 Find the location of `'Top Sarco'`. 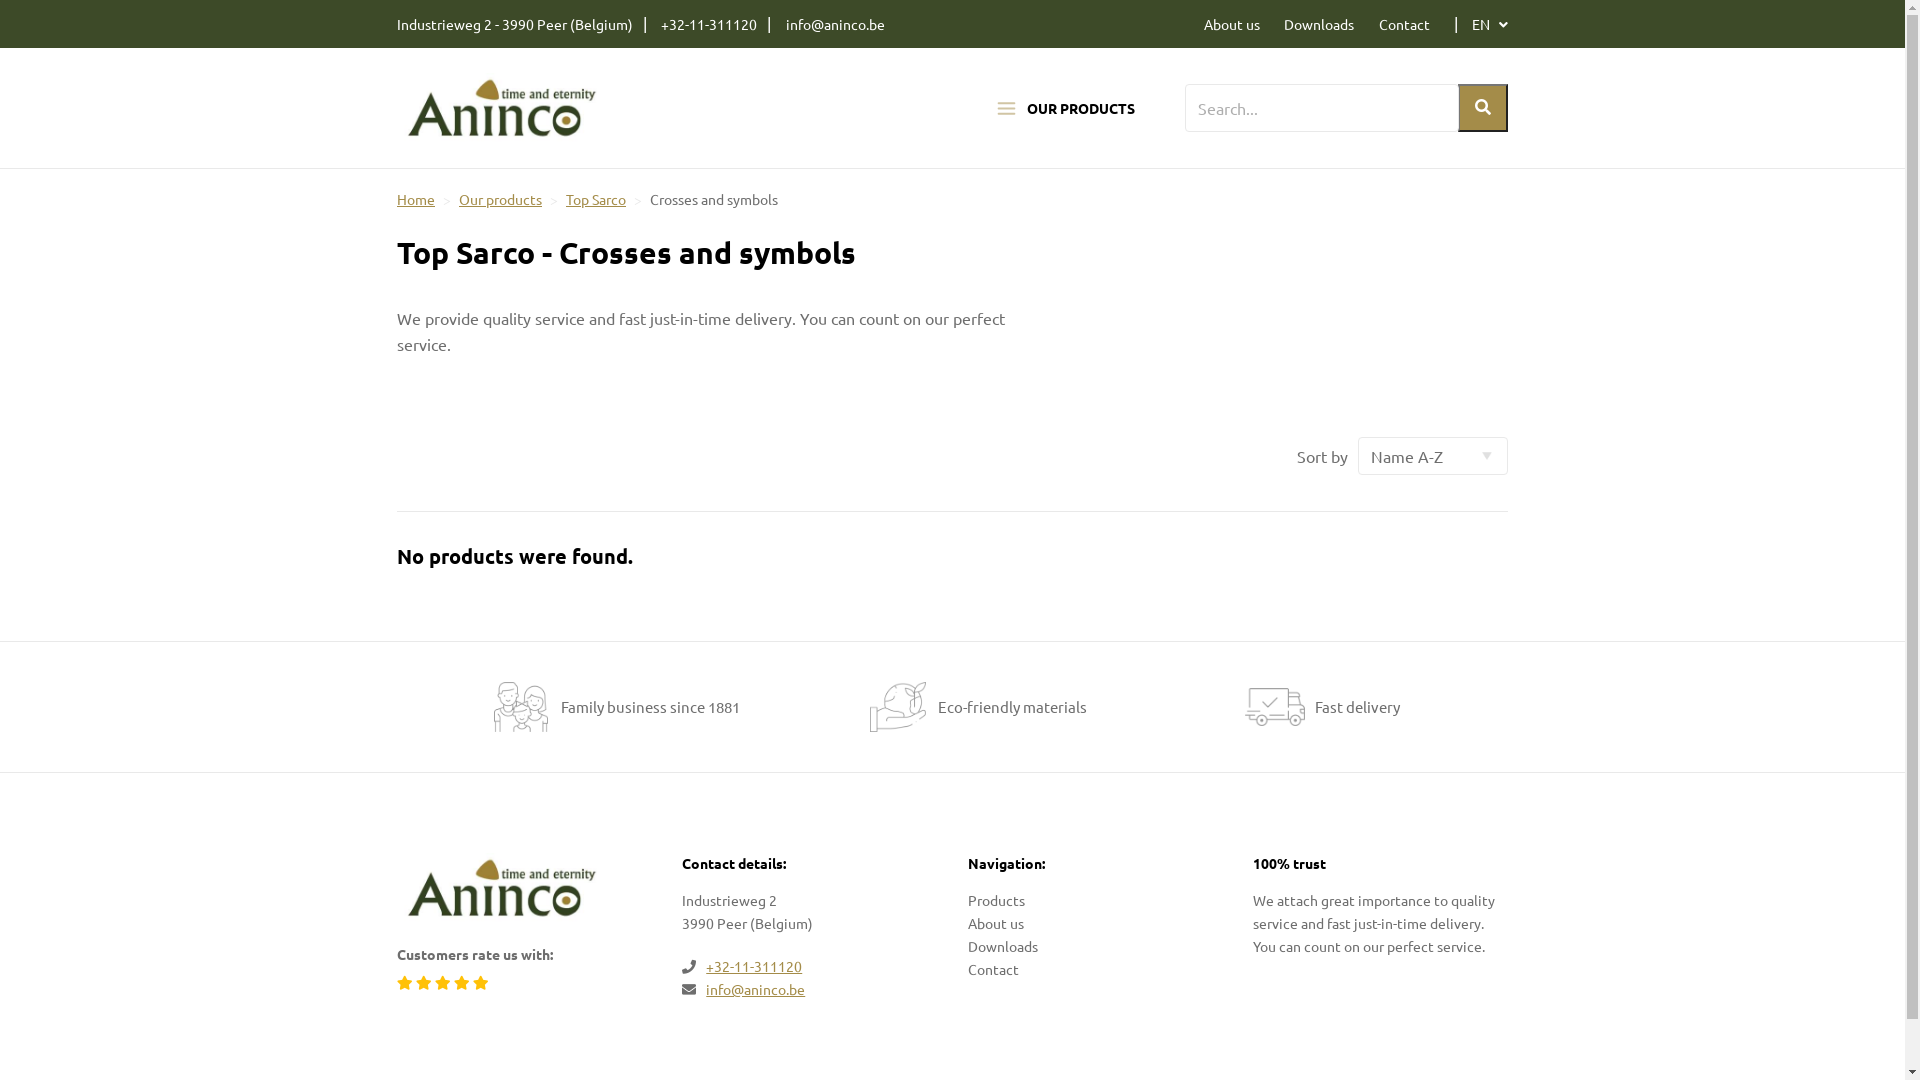

'Top Sarco' is located at coordinates (594, 199).